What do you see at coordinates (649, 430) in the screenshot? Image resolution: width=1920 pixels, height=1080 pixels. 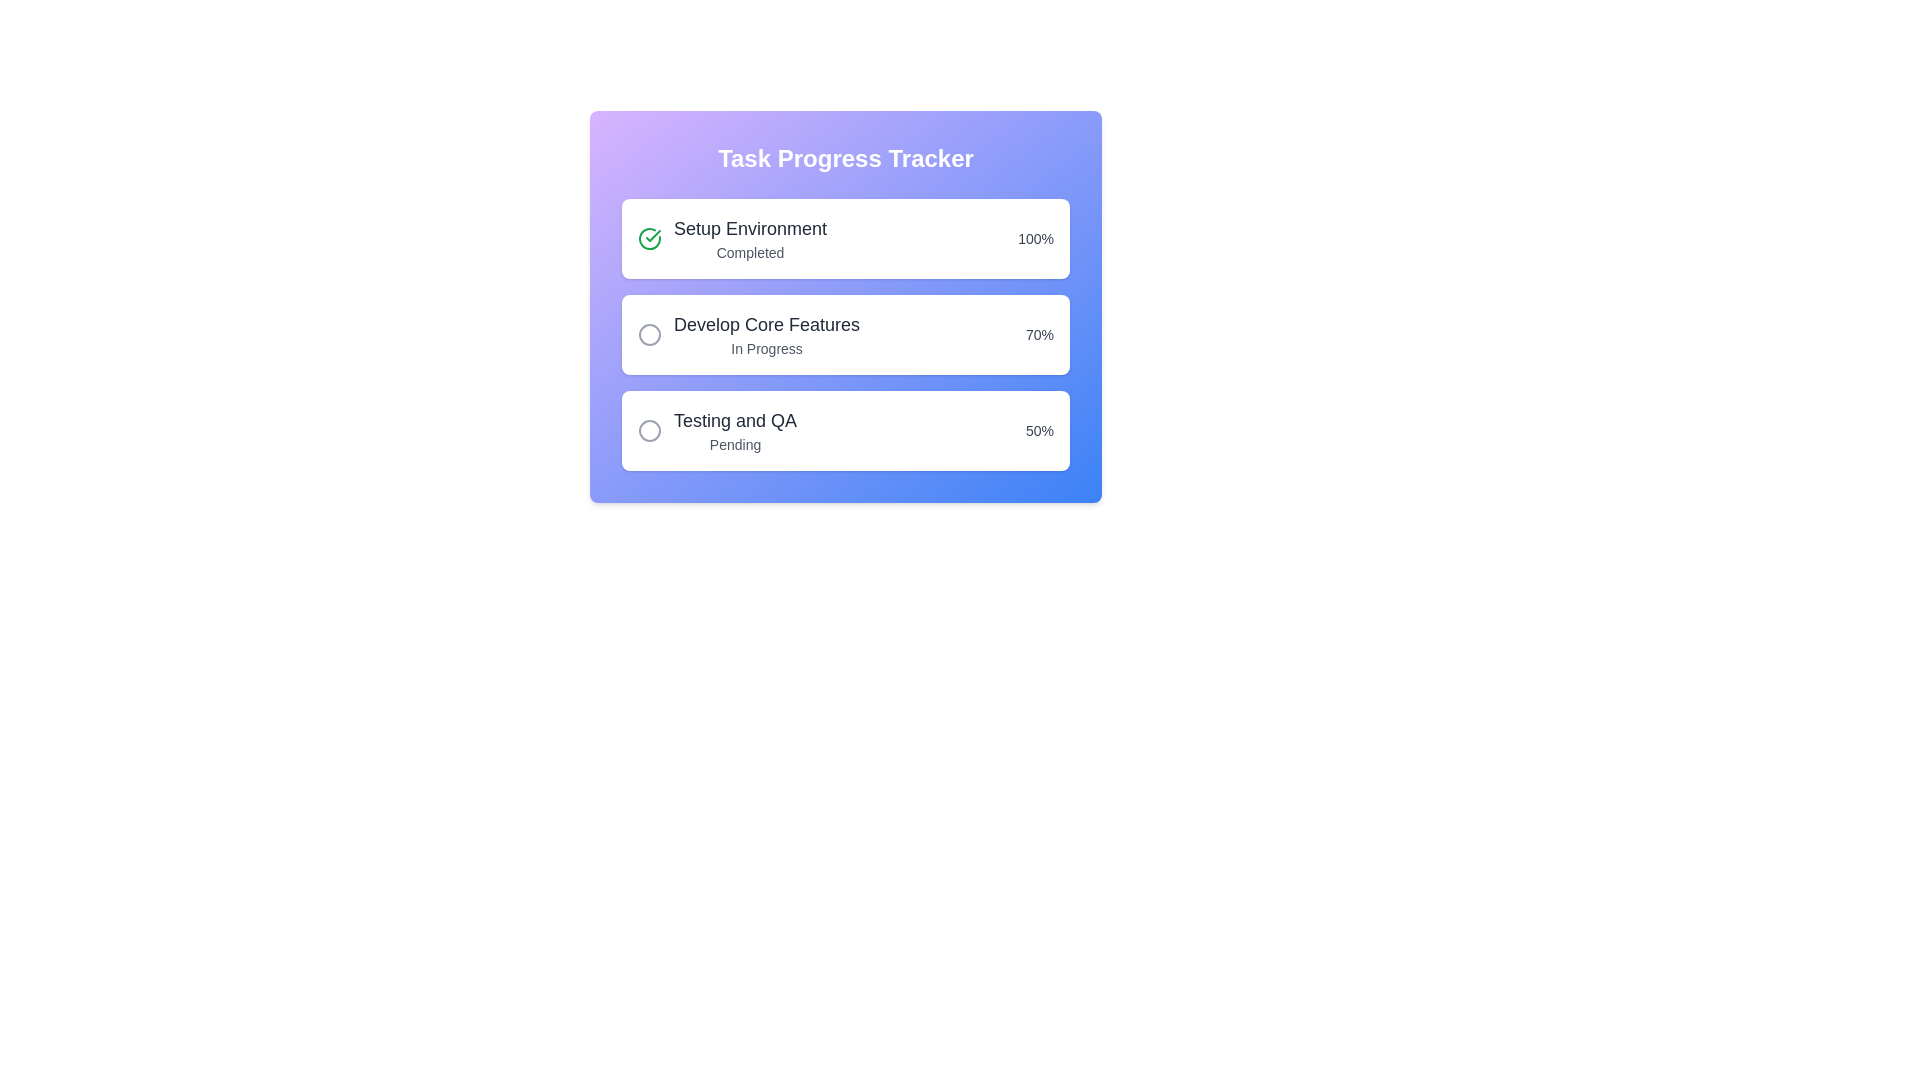 I see `the circular icon with a thin outline representing the 'Testing and QA' section in the progress tracker, which is styled in light gray to indicate a pending state` at bounding box center [649, 430].